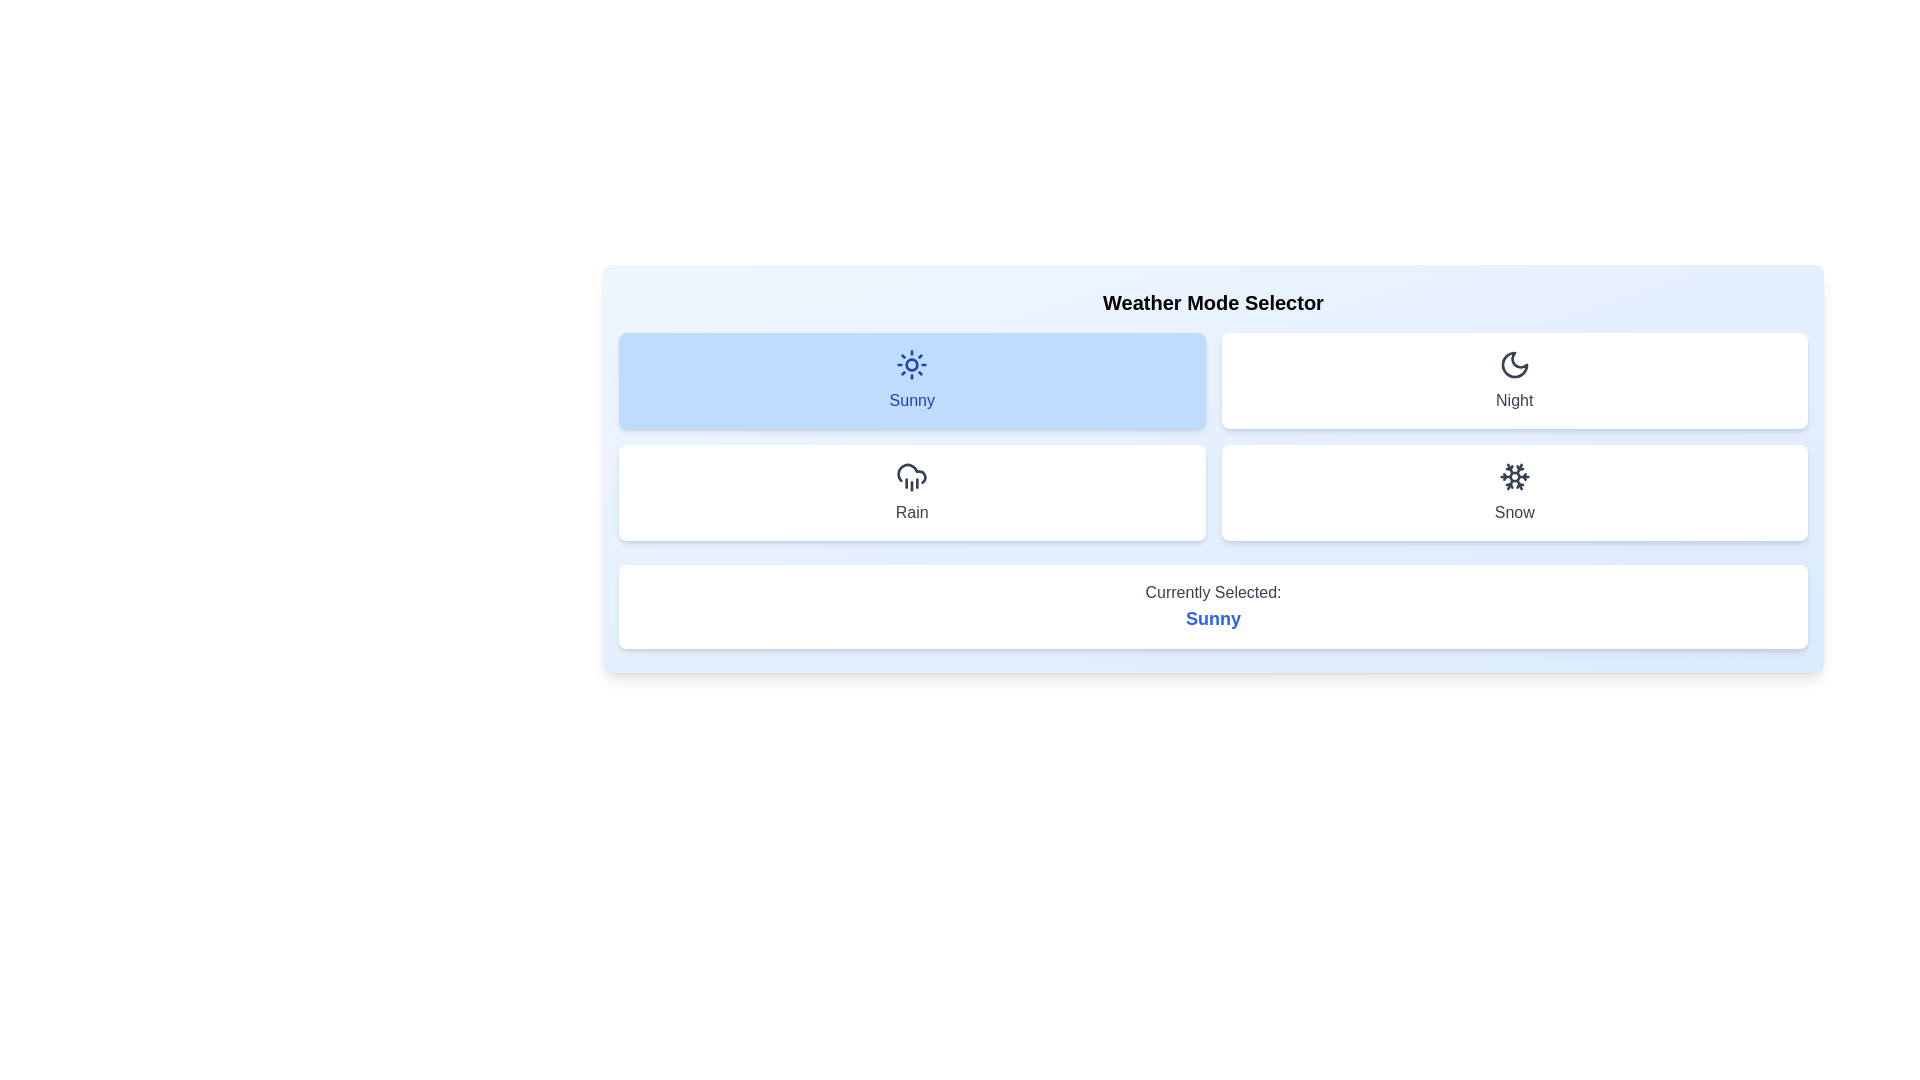 The height and width of the screenshot is (1080, 1920). I want to click on the weather option Snow, so click(1514, 493).